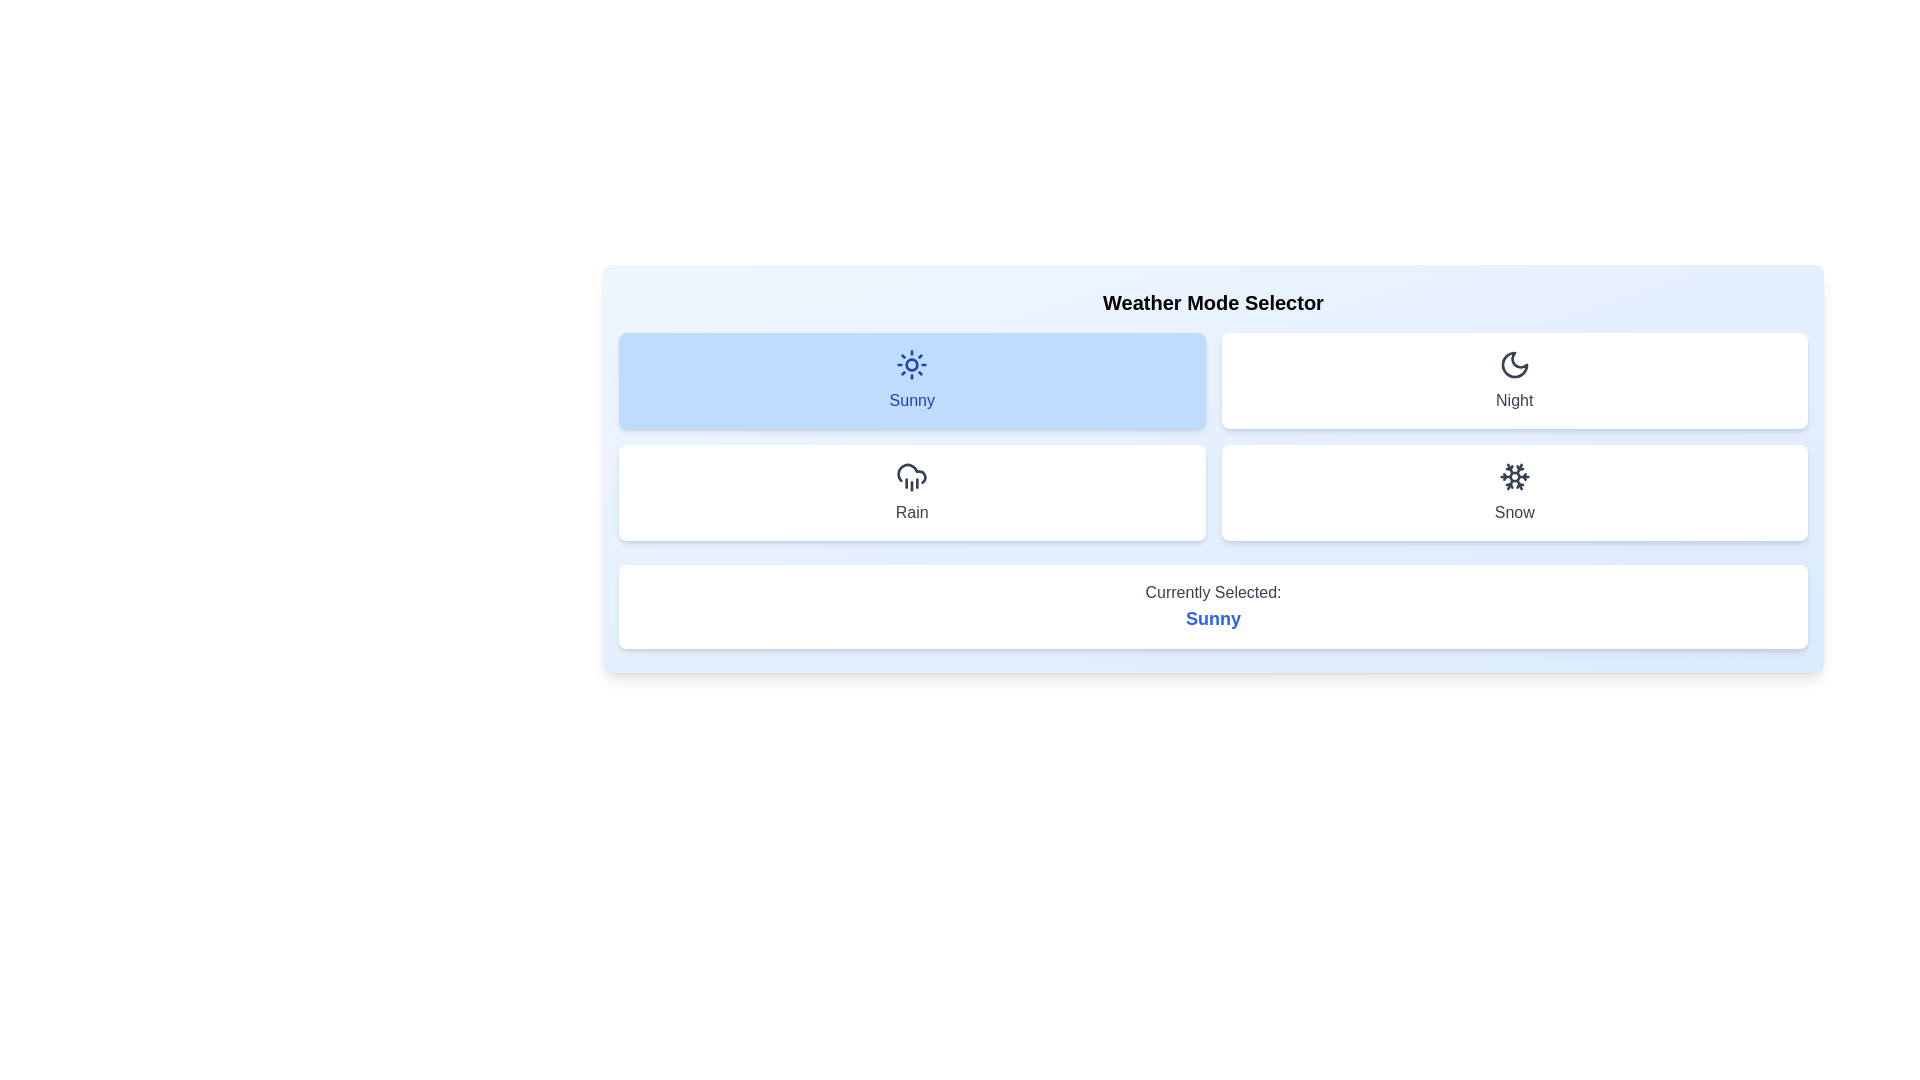 The height and width of the screenshot is (1080, 1920). I want to click on the weather option Snow, so click(1514, 493).